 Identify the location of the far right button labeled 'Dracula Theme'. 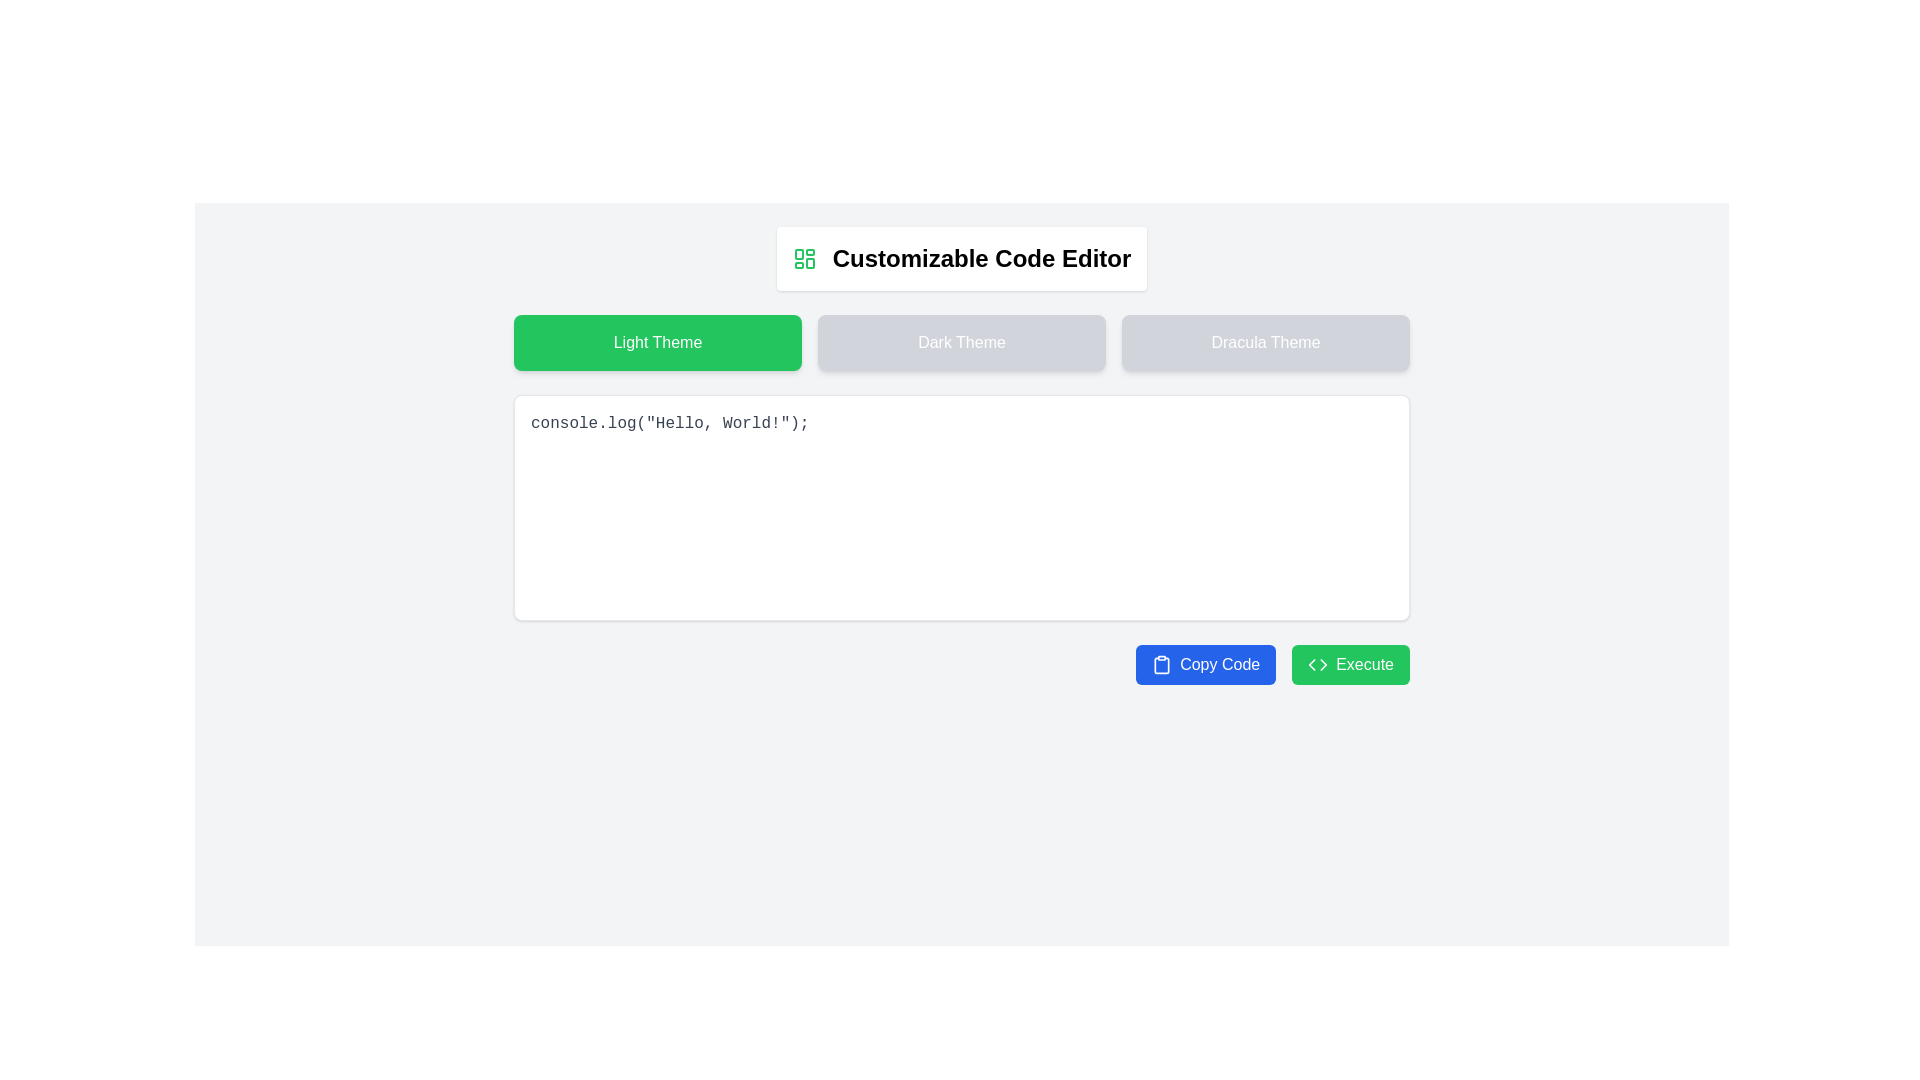
(1265, 342).